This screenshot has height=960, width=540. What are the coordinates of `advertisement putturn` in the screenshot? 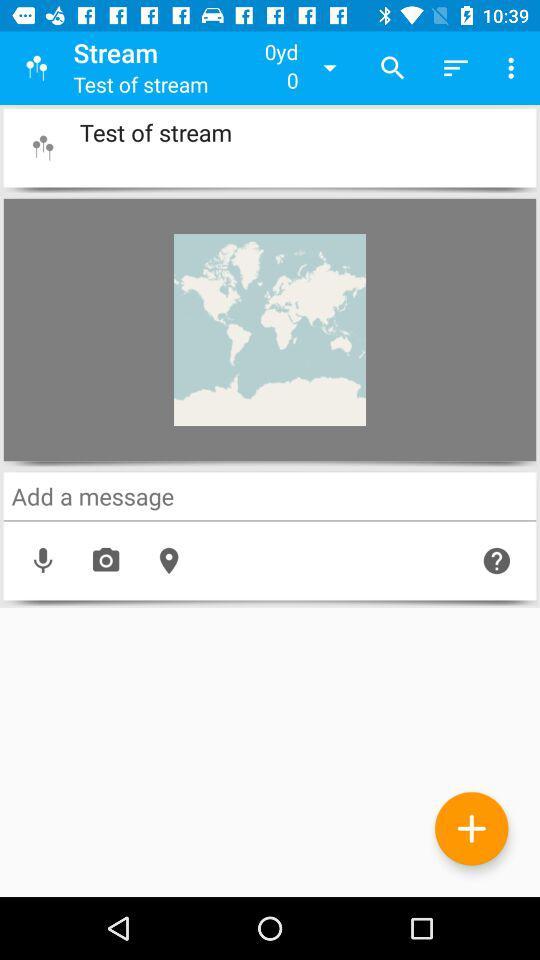 It's located at (471, 828).